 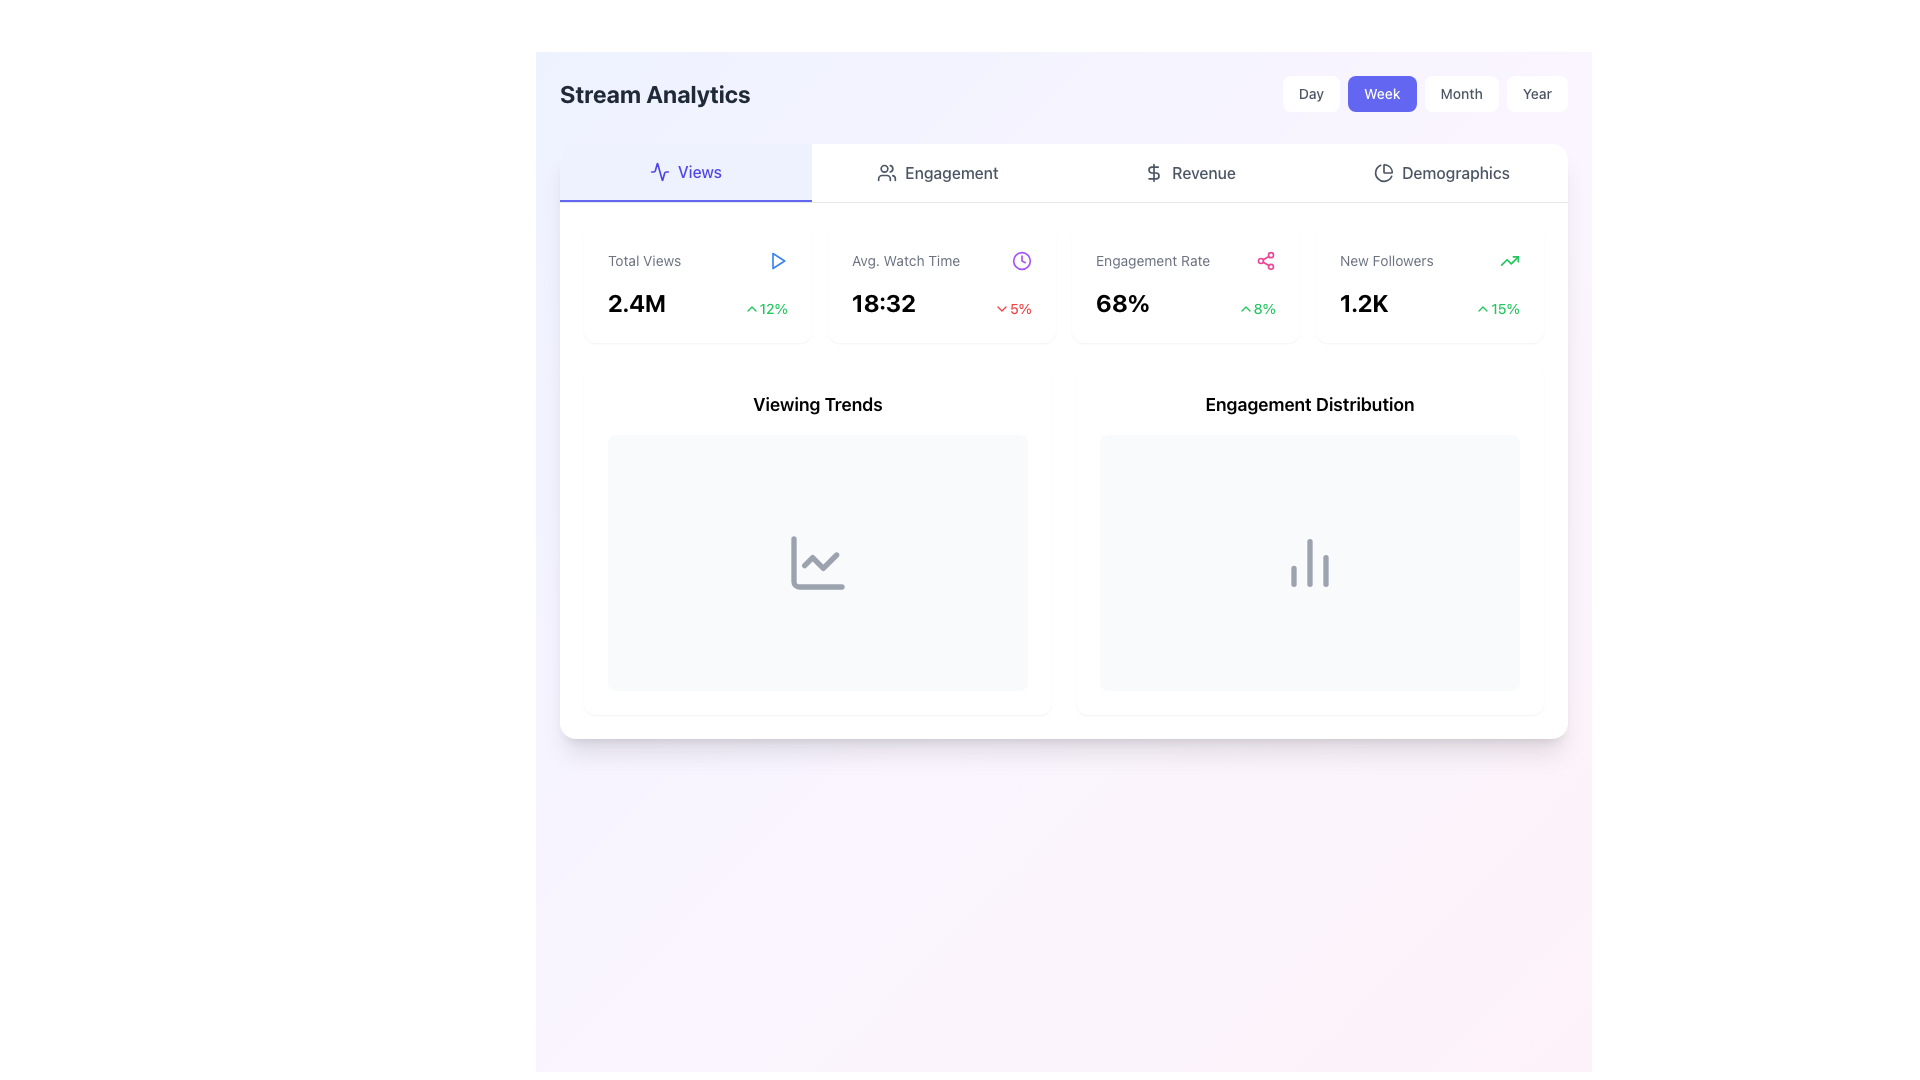 What do you see at coordinates (1185, 303) in the screenshot?
I see `the Data Display element showing the engagement rate of 68% and its increase of 8%, located centrally within the 'Engagement Rate' card` at bounding box center [1185, 303].